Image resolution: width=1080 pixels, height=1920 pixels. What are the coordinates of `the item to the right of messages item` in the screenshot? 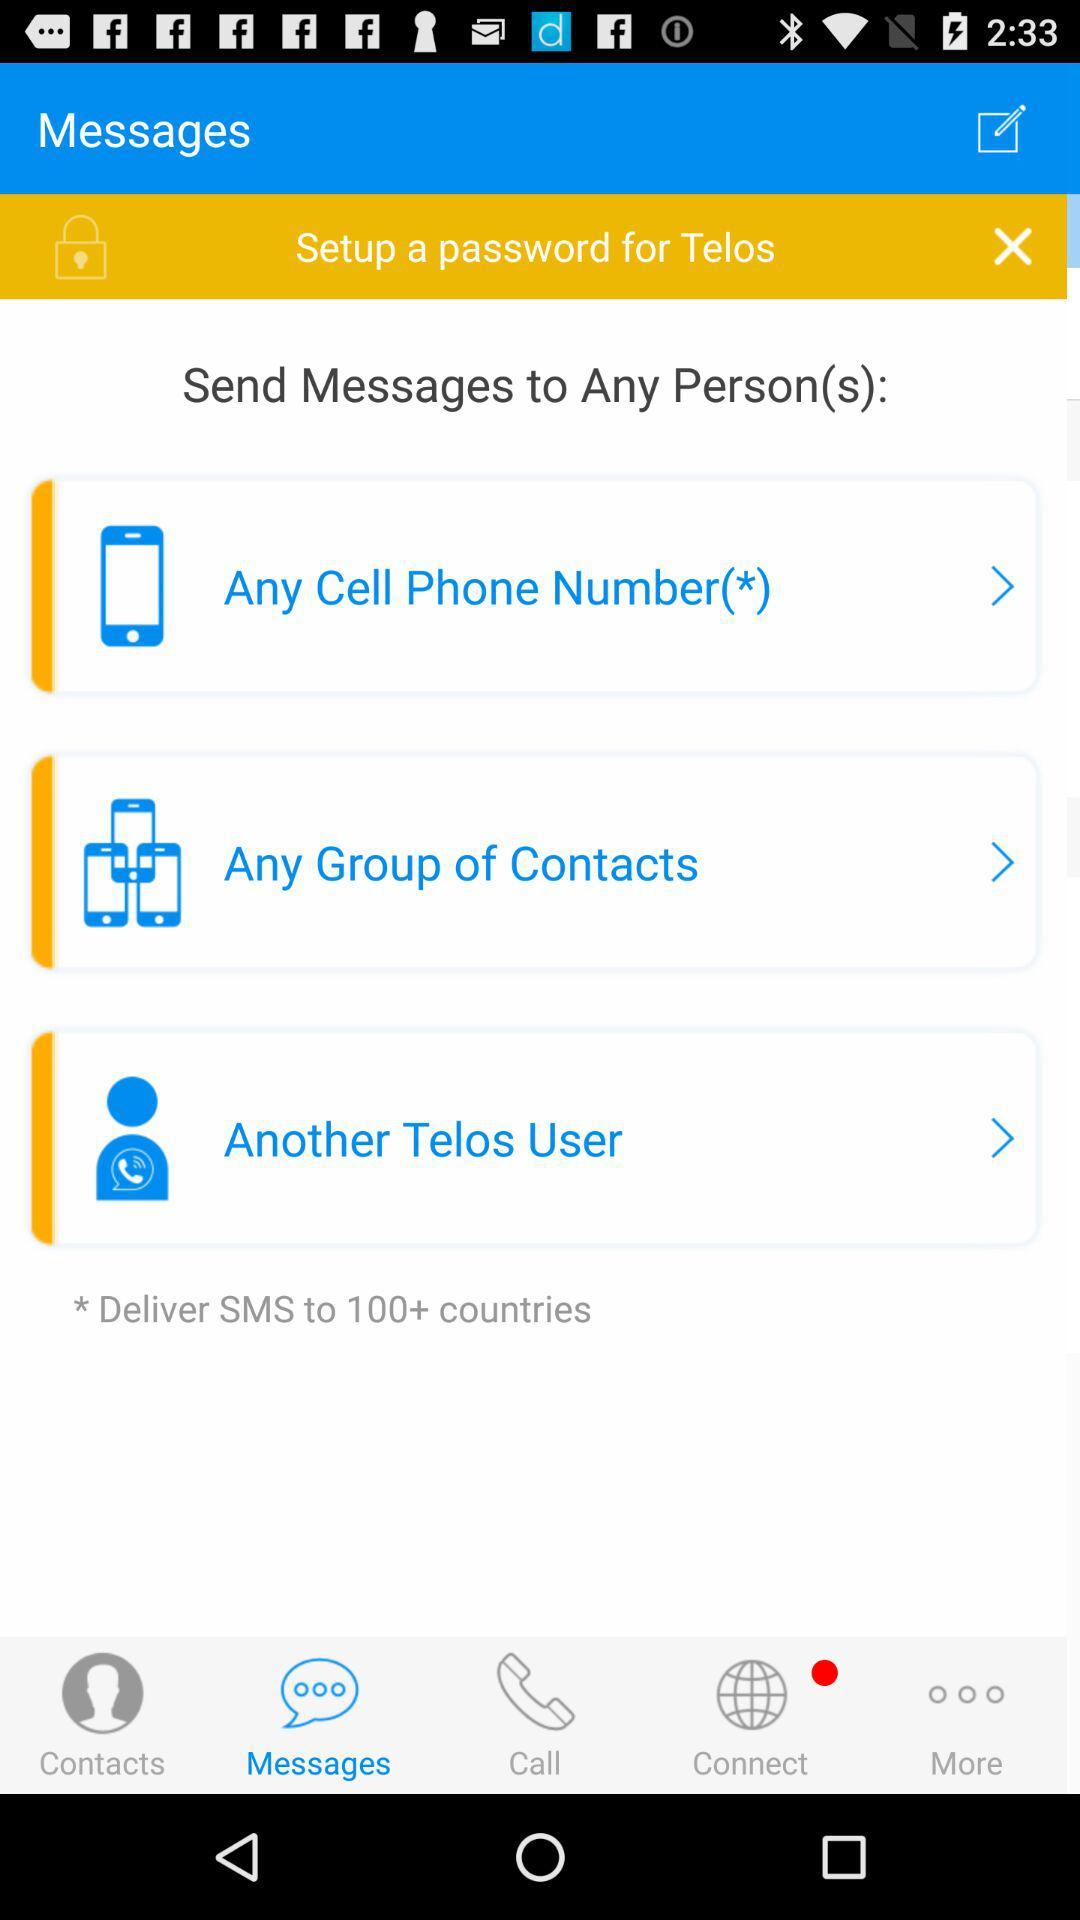 It's located at (1007, 127).